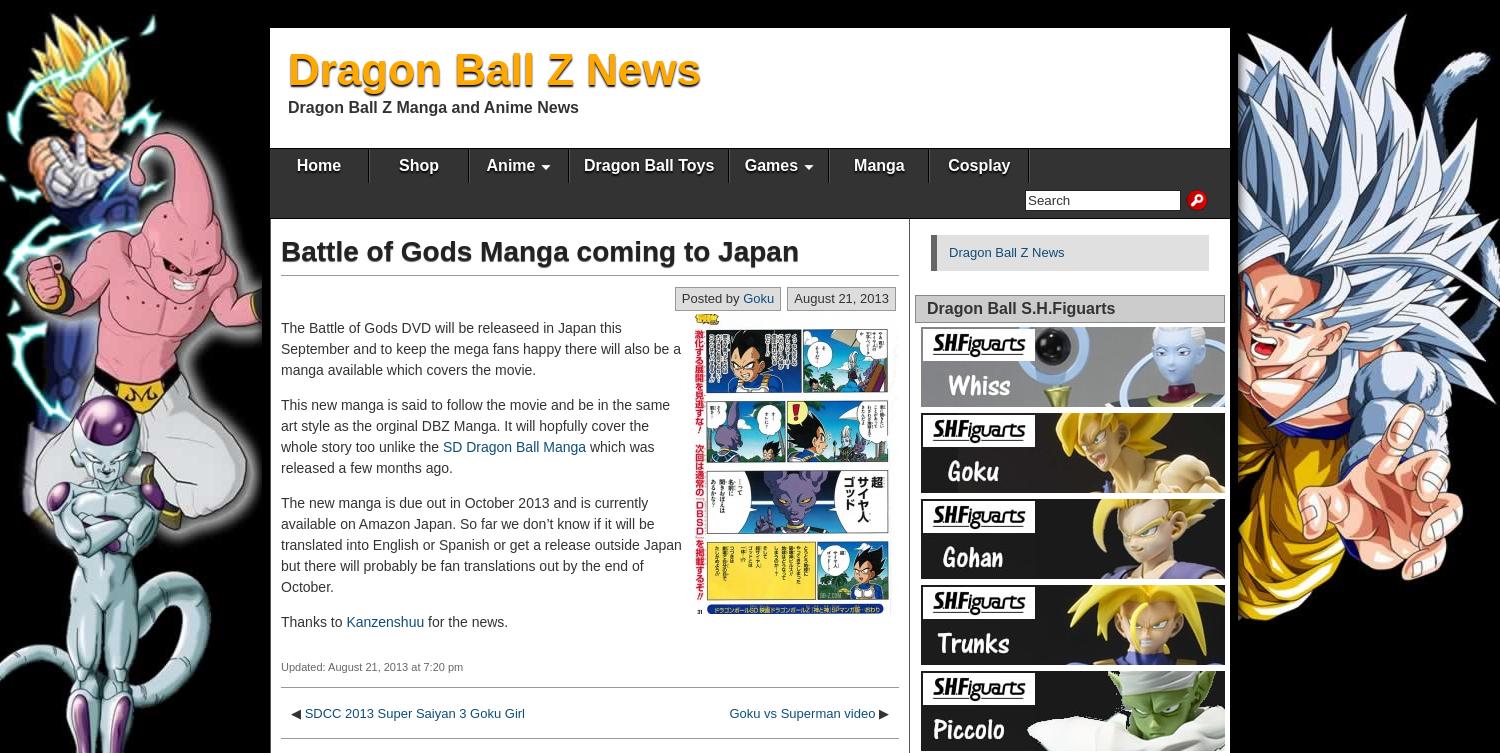 This screenshot has height=753, width=1500. I want to click on 'Battle of Gods Manga coming to Japan', so click(540, 251).